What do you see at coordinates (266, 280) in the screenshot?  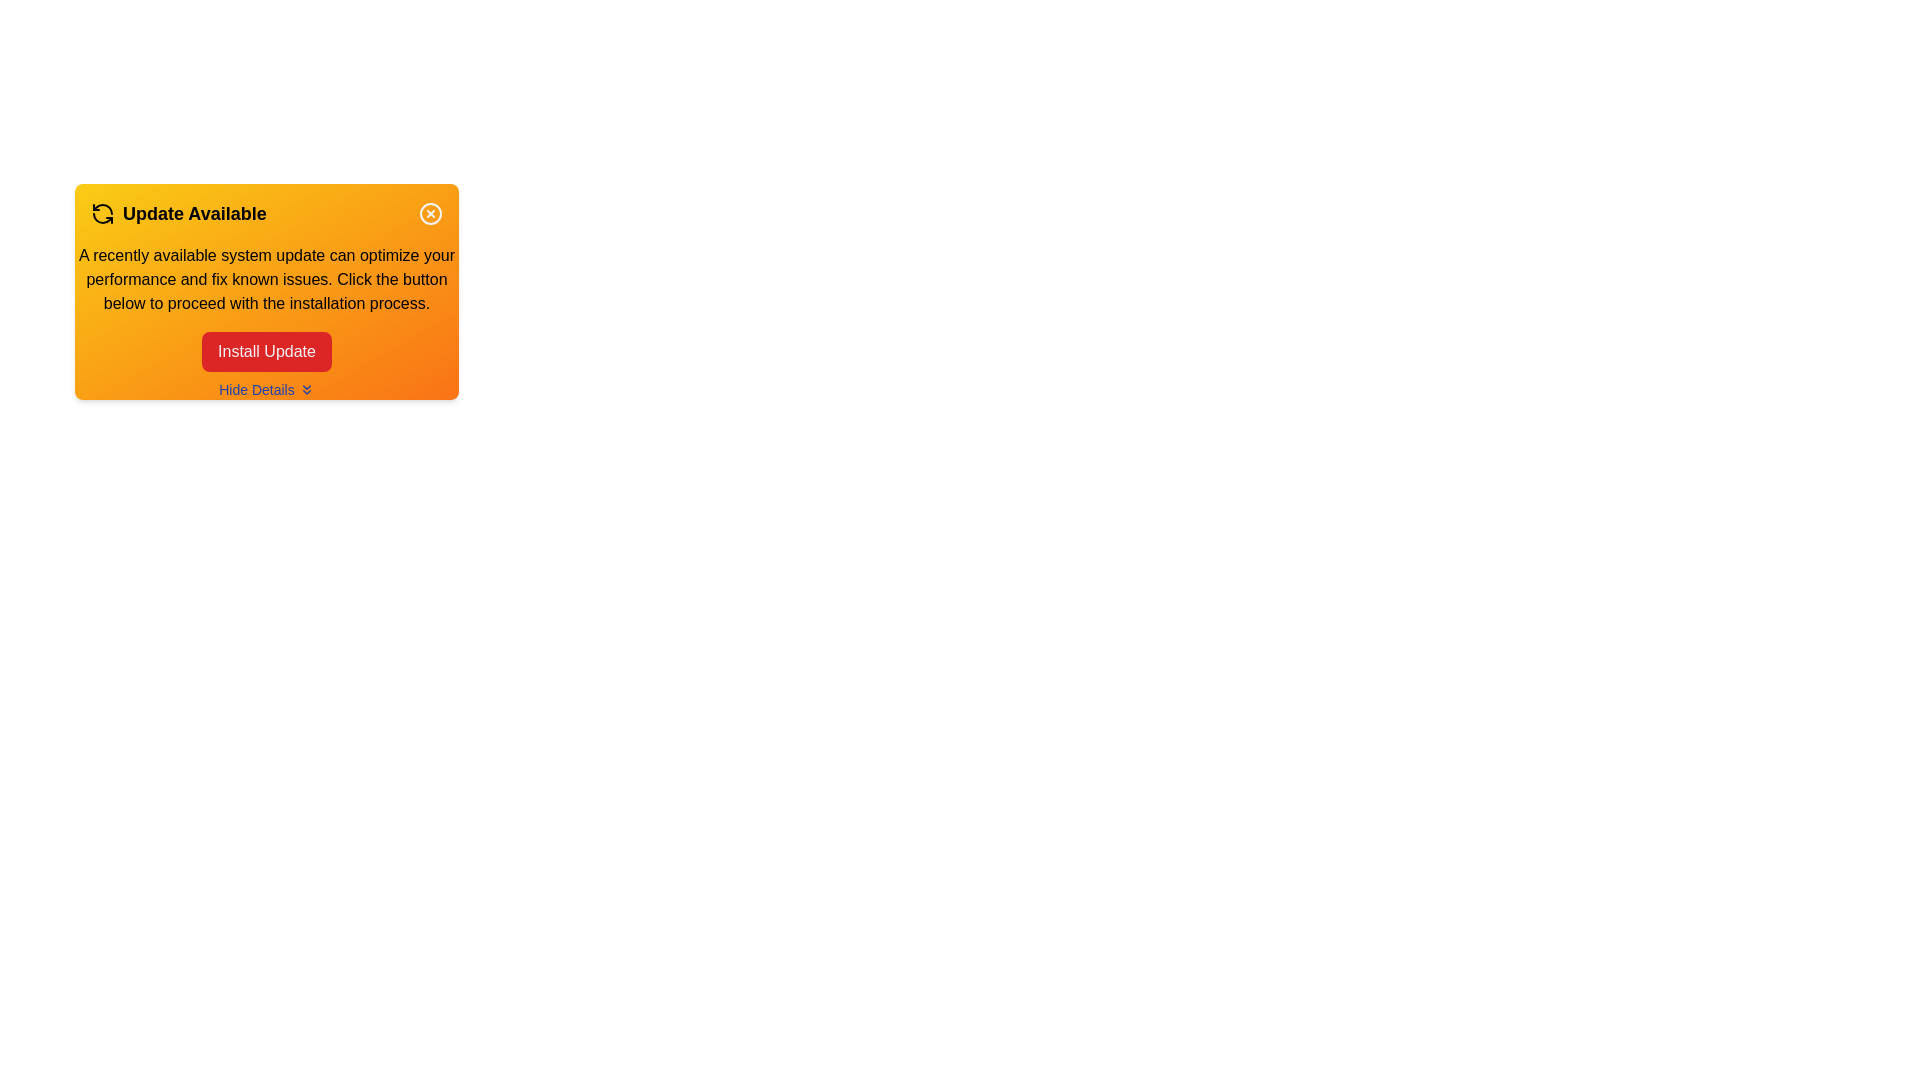 I see `the text content area to read the information displayed` at bounding box center [266, 280].